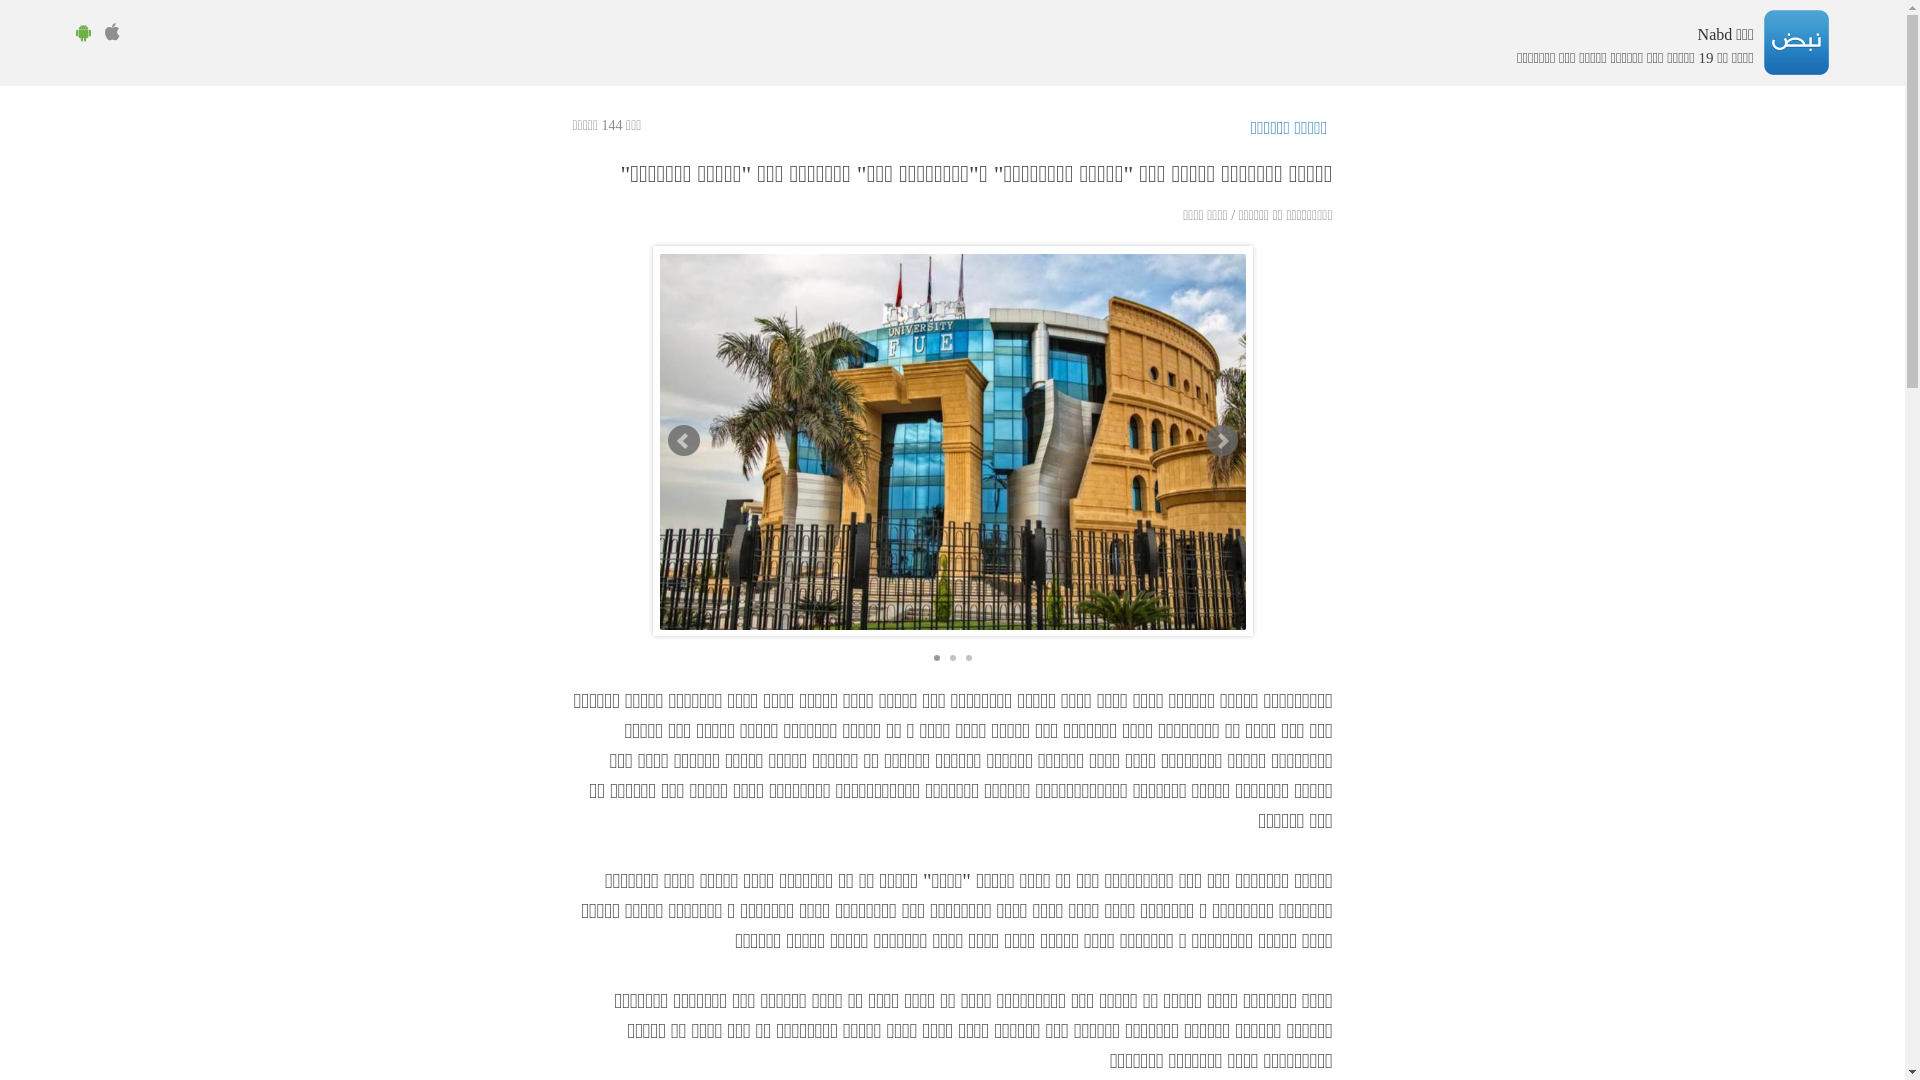  Describe the element at coordinates (952, 658) in the screenshot. I see `'2'` at that location.